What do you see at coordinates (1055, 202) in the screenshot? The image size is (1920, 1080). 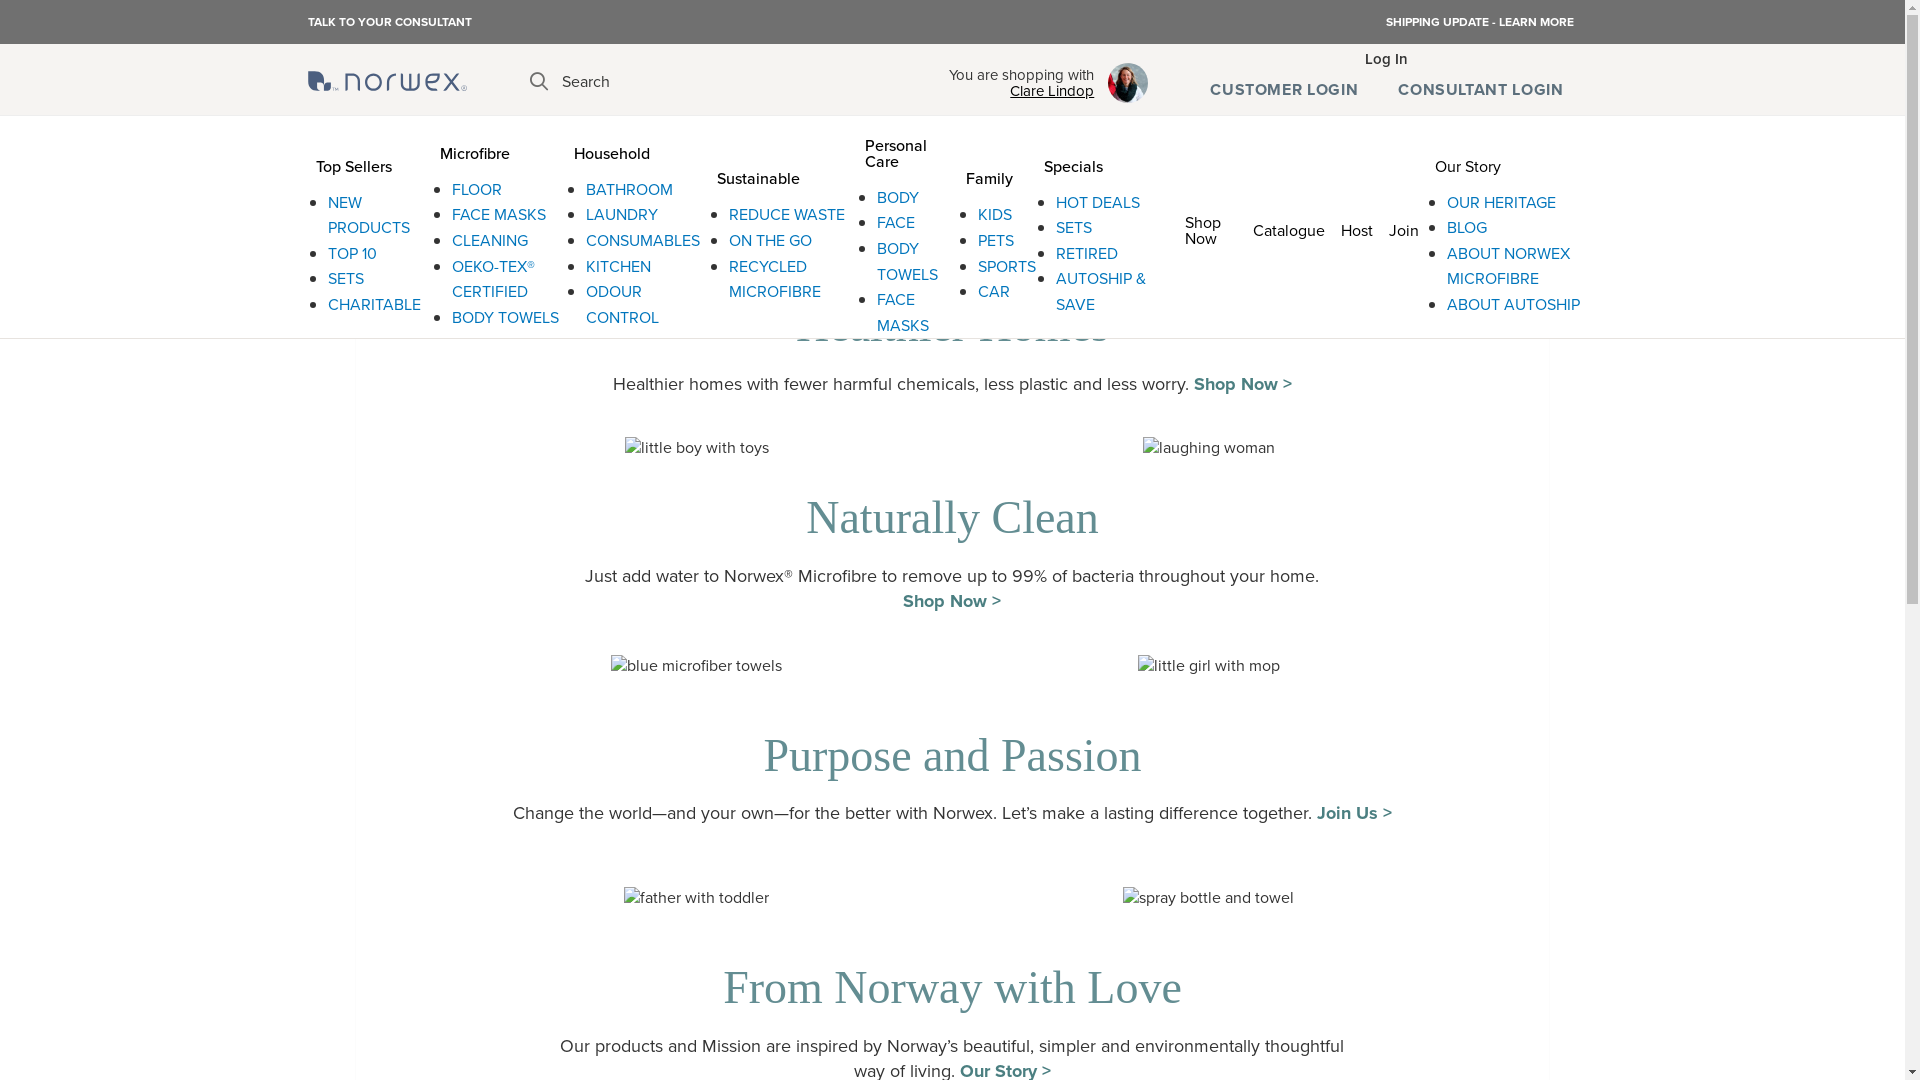 I see `'HOT DEALS'` at bounding box center [1055, 202].